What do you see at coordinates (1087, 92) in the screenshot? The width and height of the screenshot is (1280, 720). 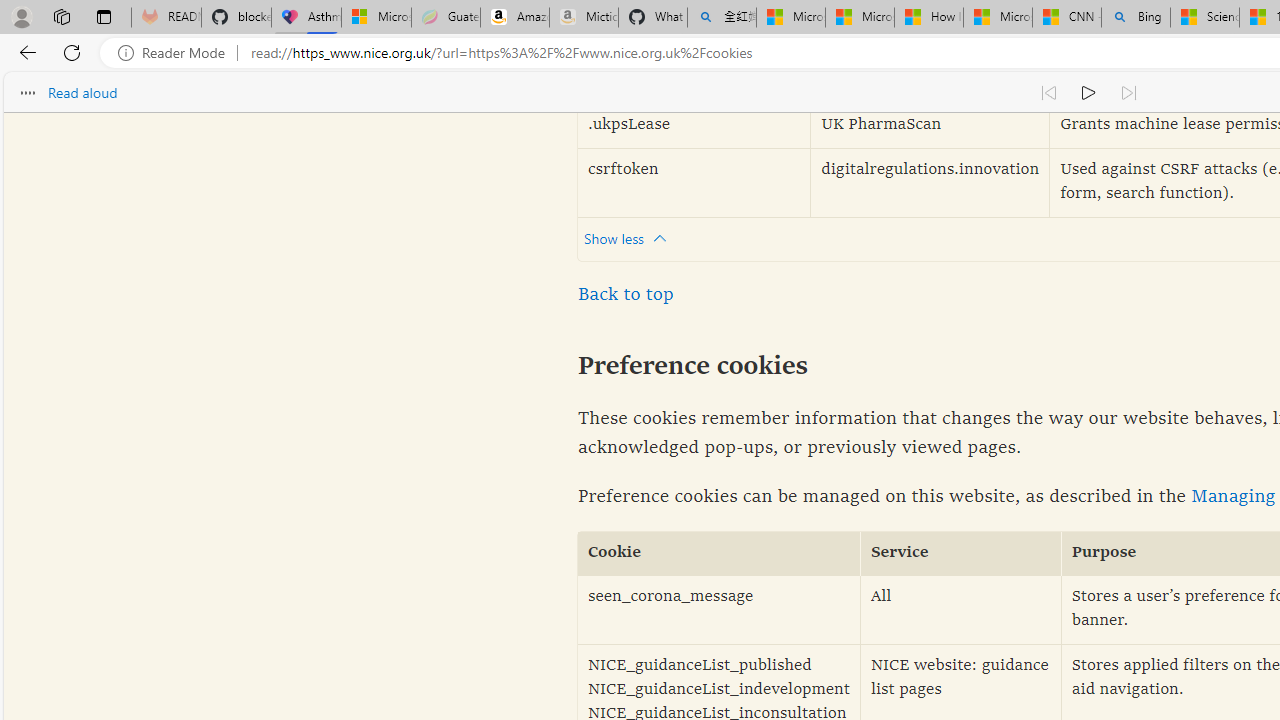 I see `'Continue to read aloud (Ctrl+Shift+U)'` at bounding box center [1087, 92].